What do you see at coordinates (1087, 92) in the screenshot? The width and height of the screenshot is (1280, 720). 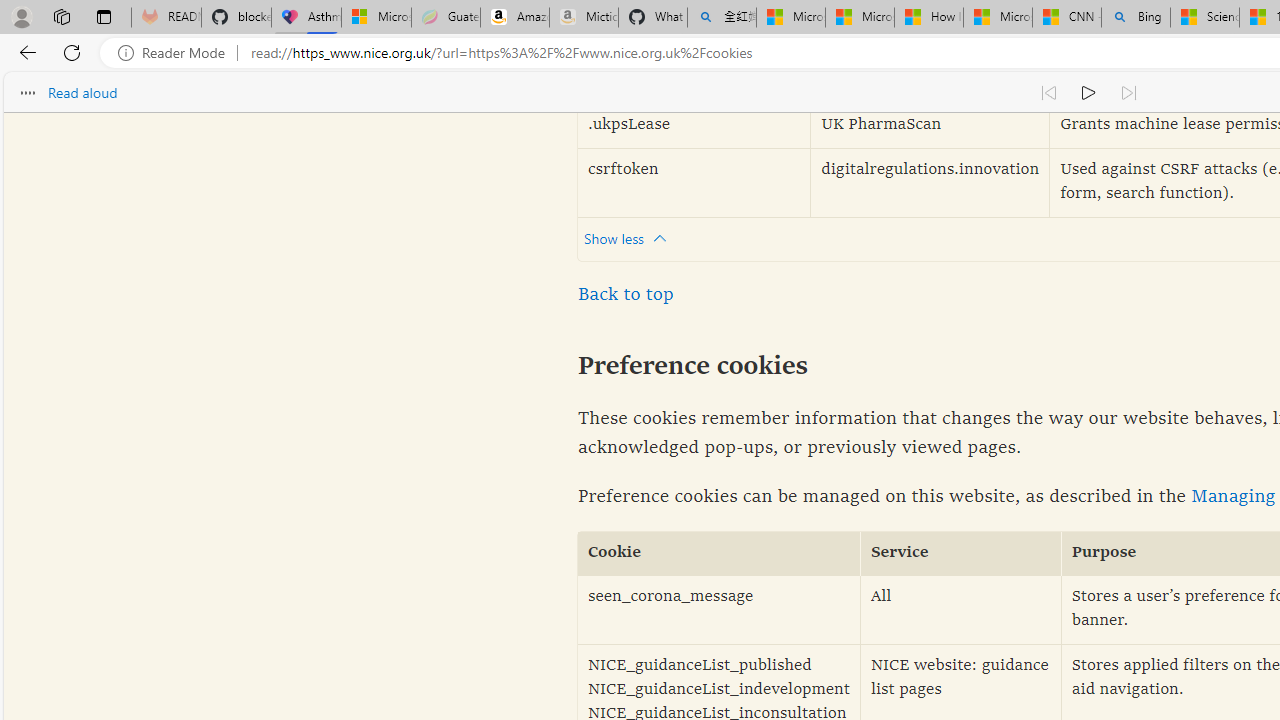 I see `'Continue to read aloud (Ctrl+Shift+U)'` at bounding box center [1087, 92].